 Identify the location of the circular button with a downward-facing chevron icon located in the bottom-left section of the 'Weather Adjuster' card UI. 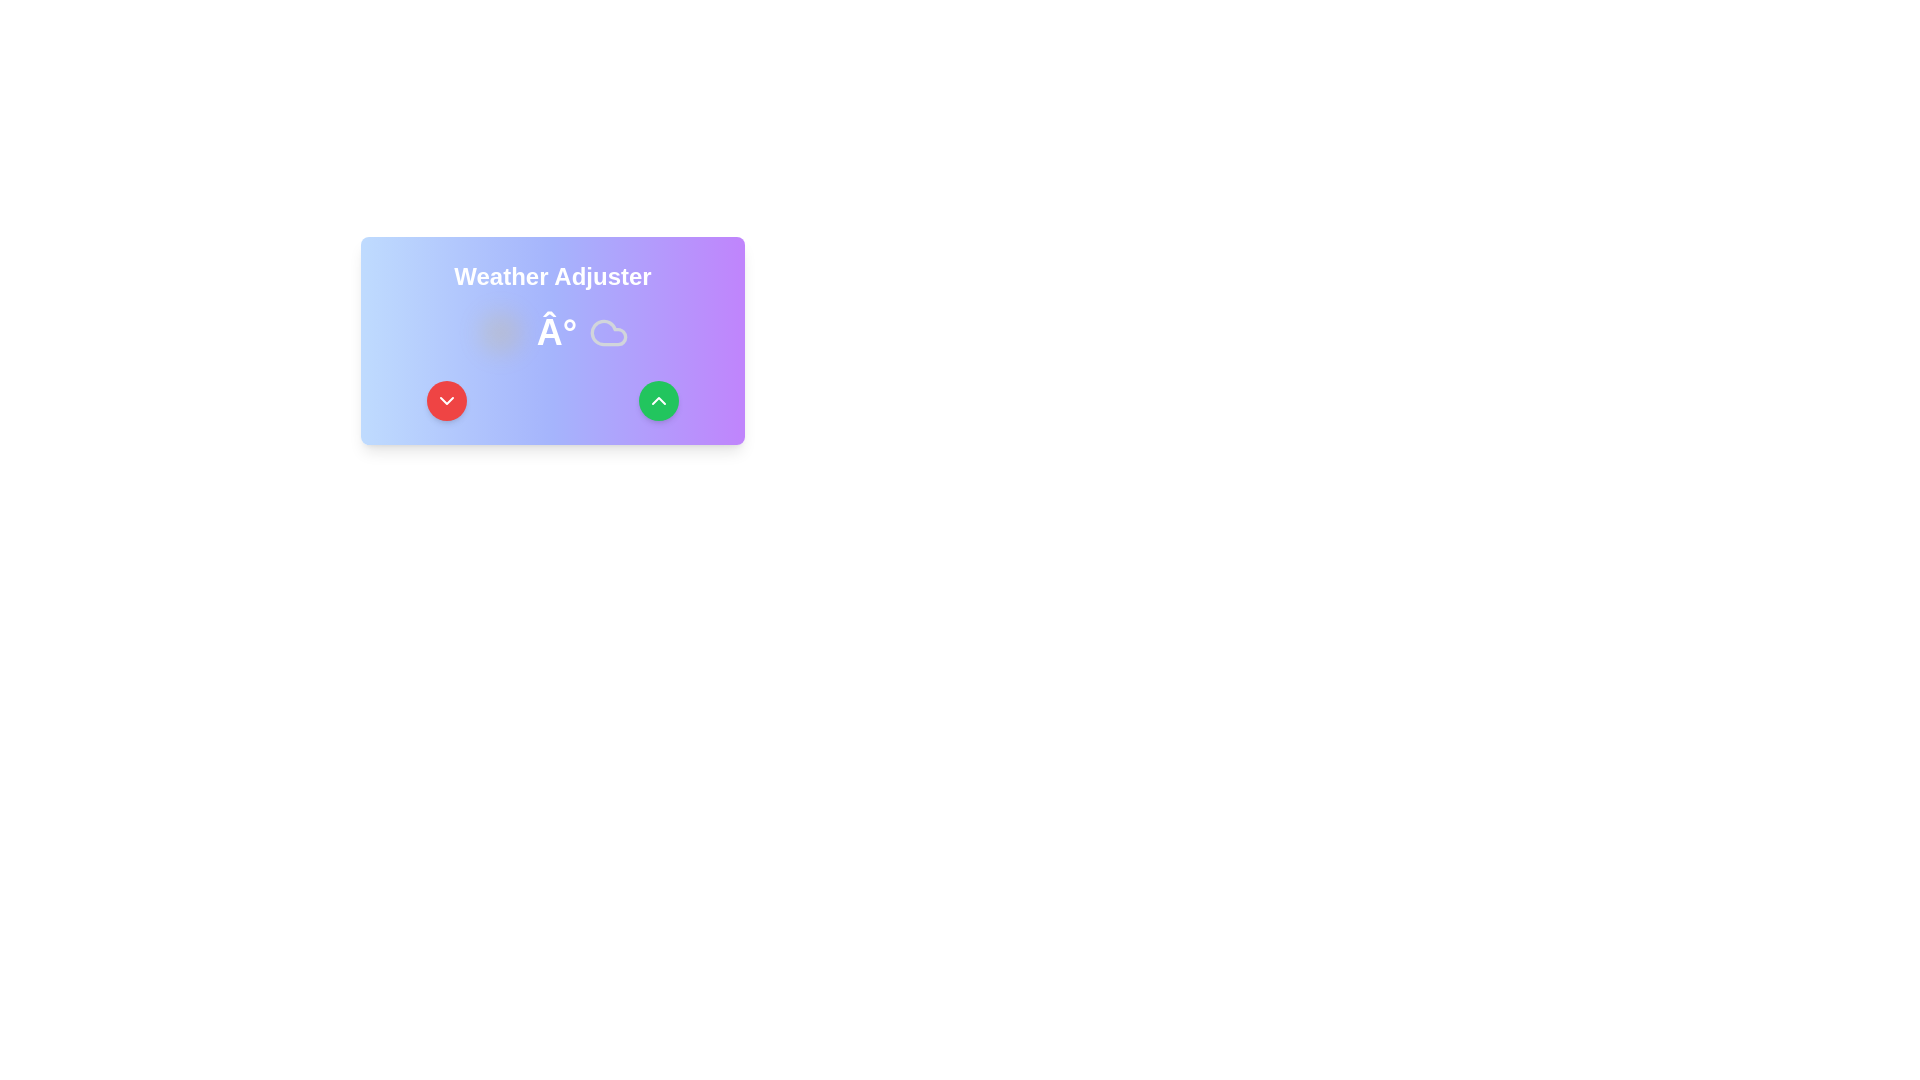
(445, 401).